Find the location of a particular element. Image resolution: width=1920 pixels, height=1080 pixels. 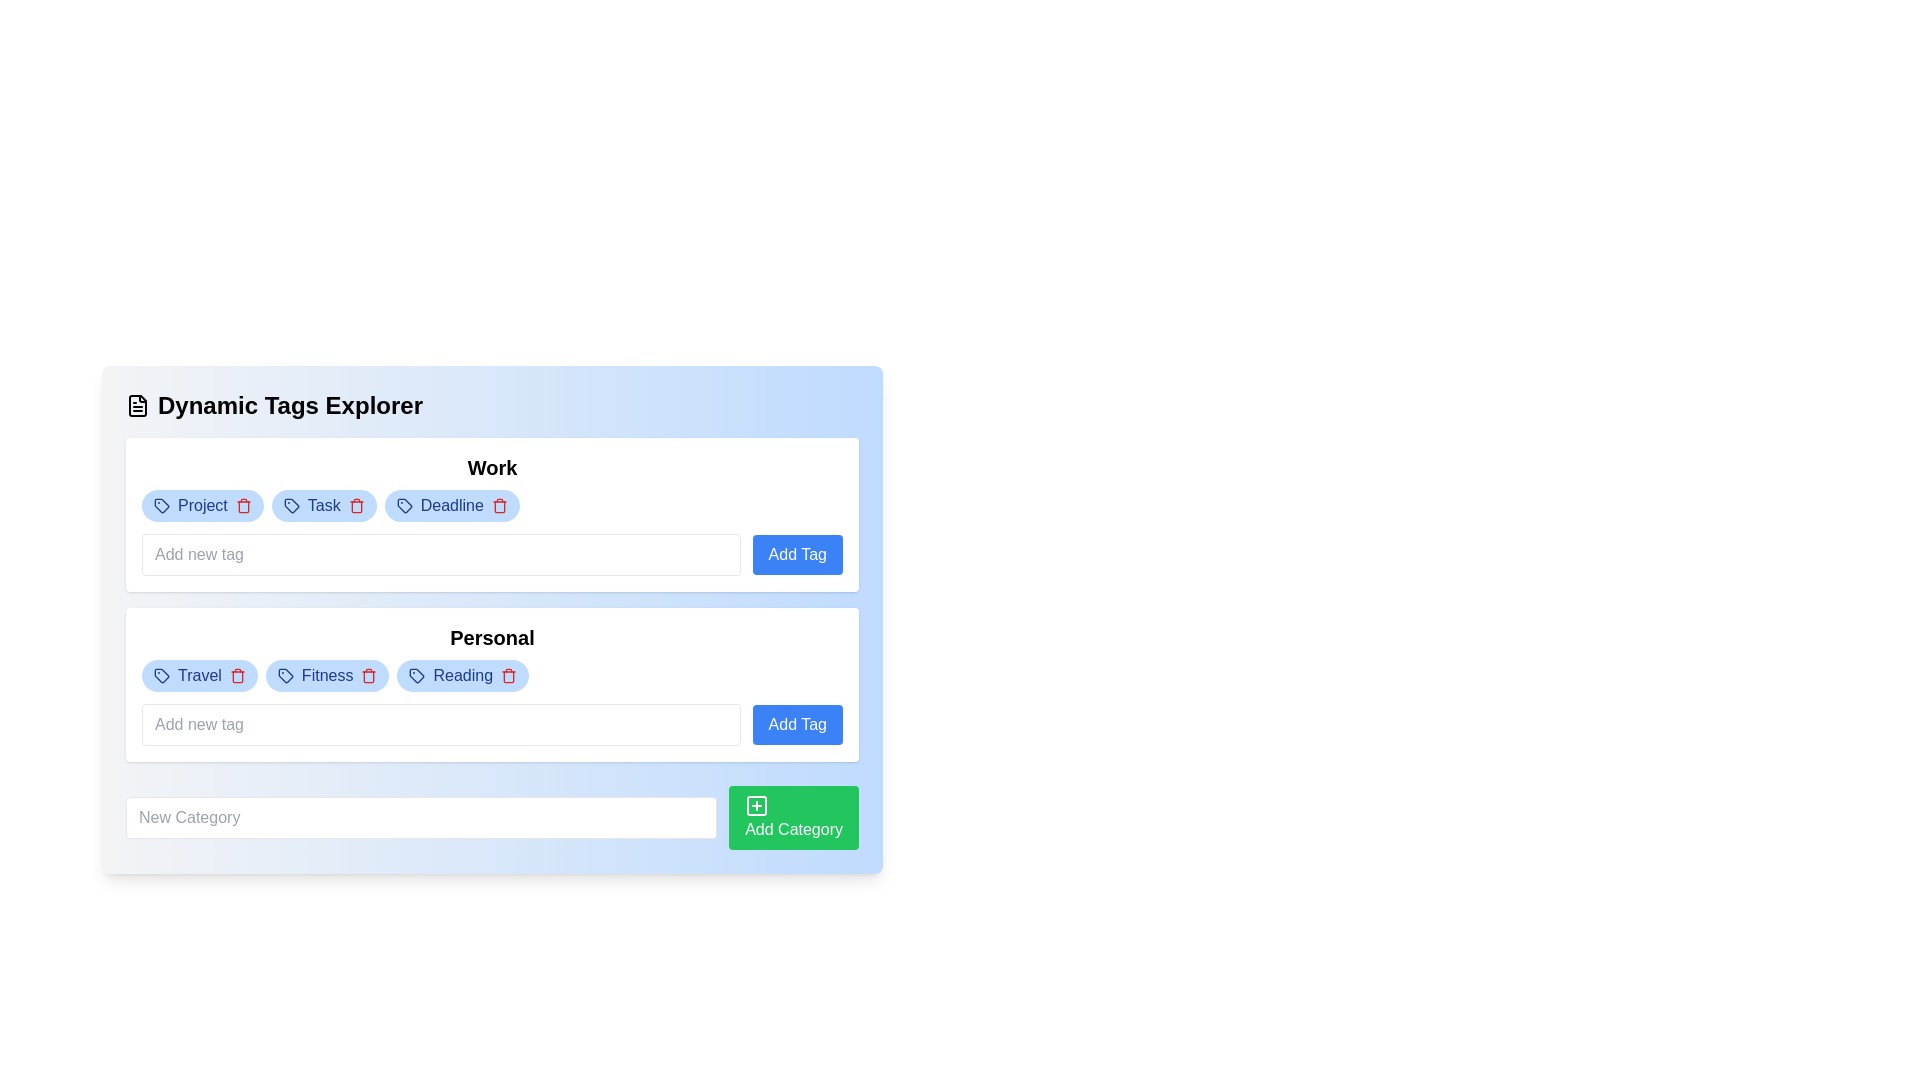

the delete icon button located to the right of the 'Task' label in the 'Work' section is located at coordinates (356, 504).